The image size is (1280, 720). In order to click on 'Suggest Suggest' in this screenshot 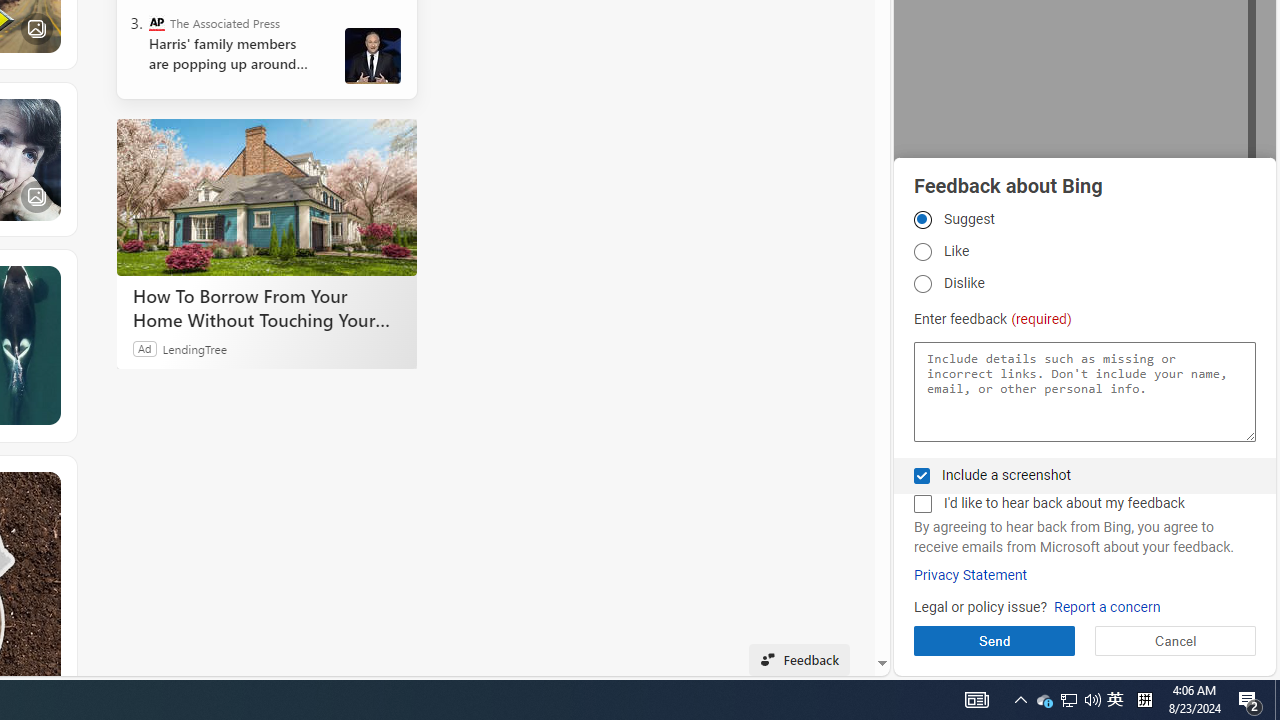, I will do `click(921, 219)`.